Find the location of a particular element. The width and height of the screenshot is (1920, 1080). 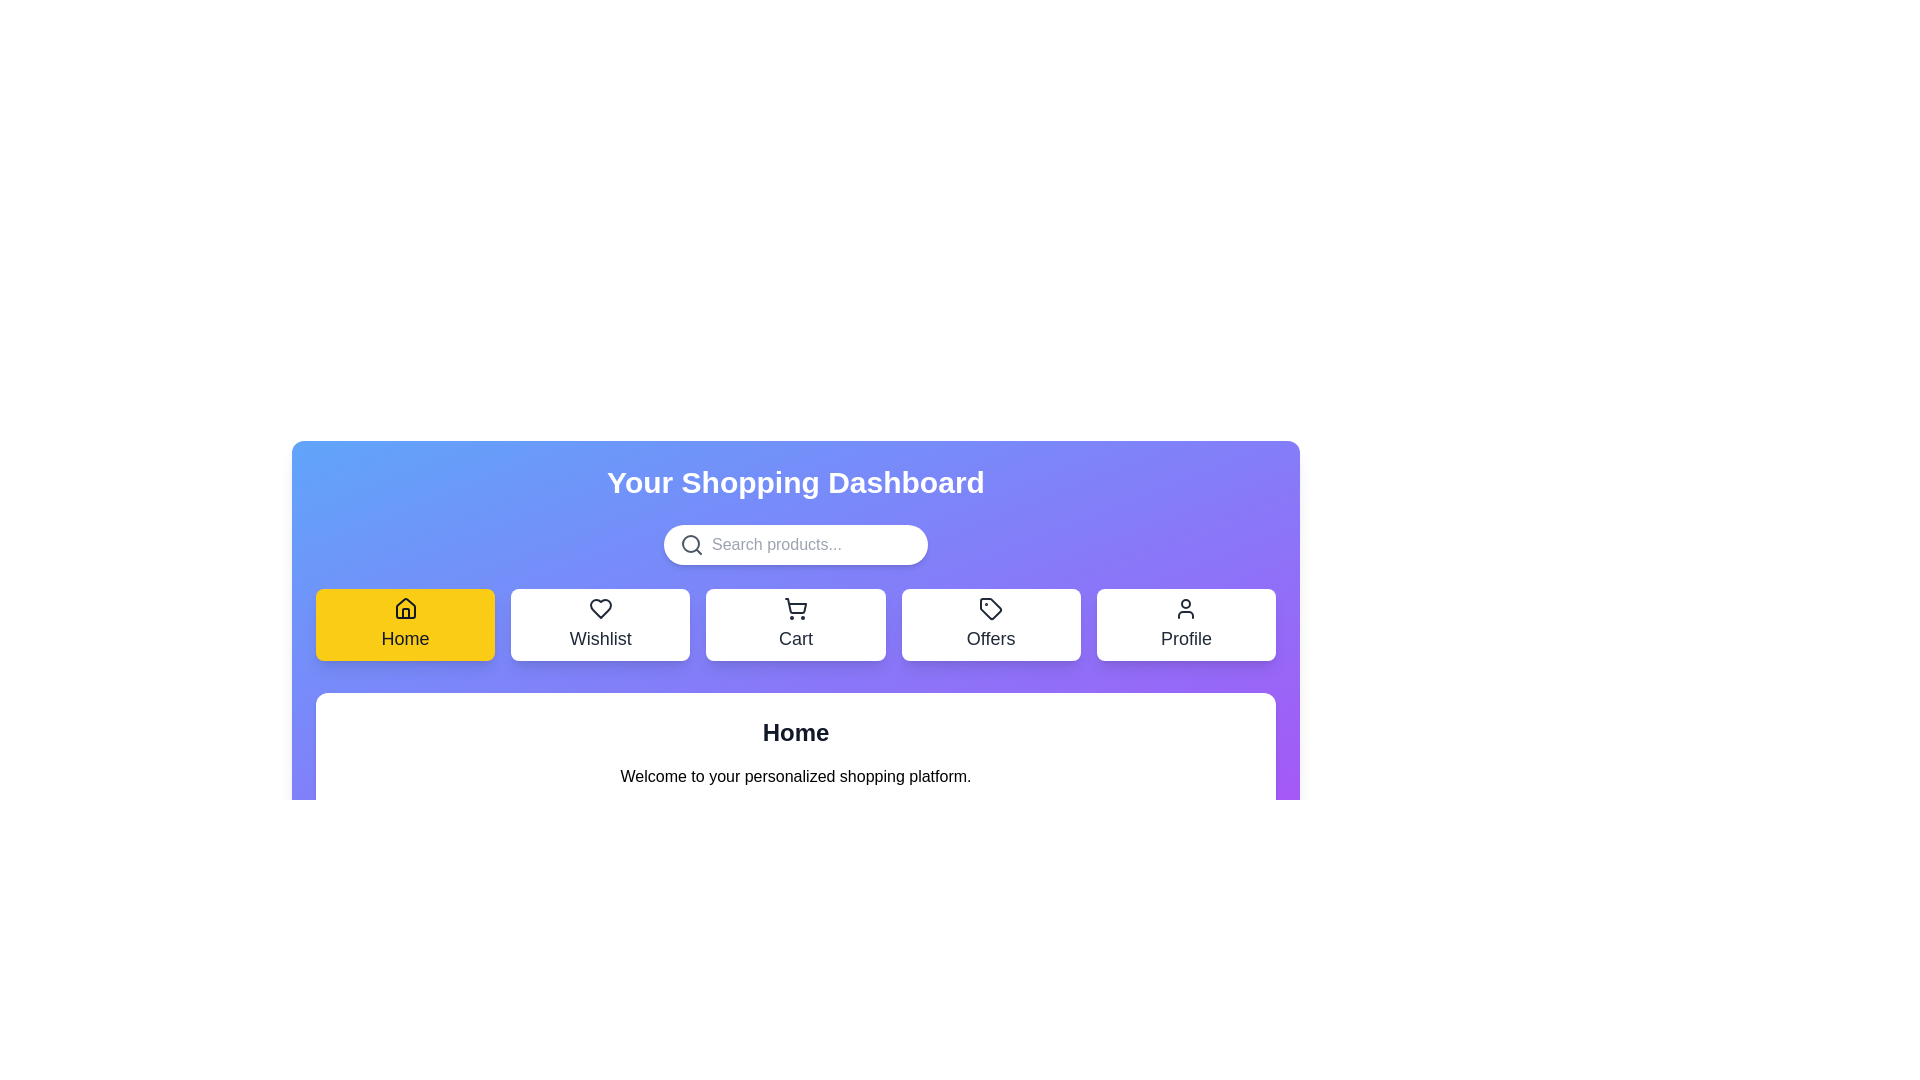

the navigation button for 'Offers' located in the middle section of the navigation panel is located at coordinates (991, 623).